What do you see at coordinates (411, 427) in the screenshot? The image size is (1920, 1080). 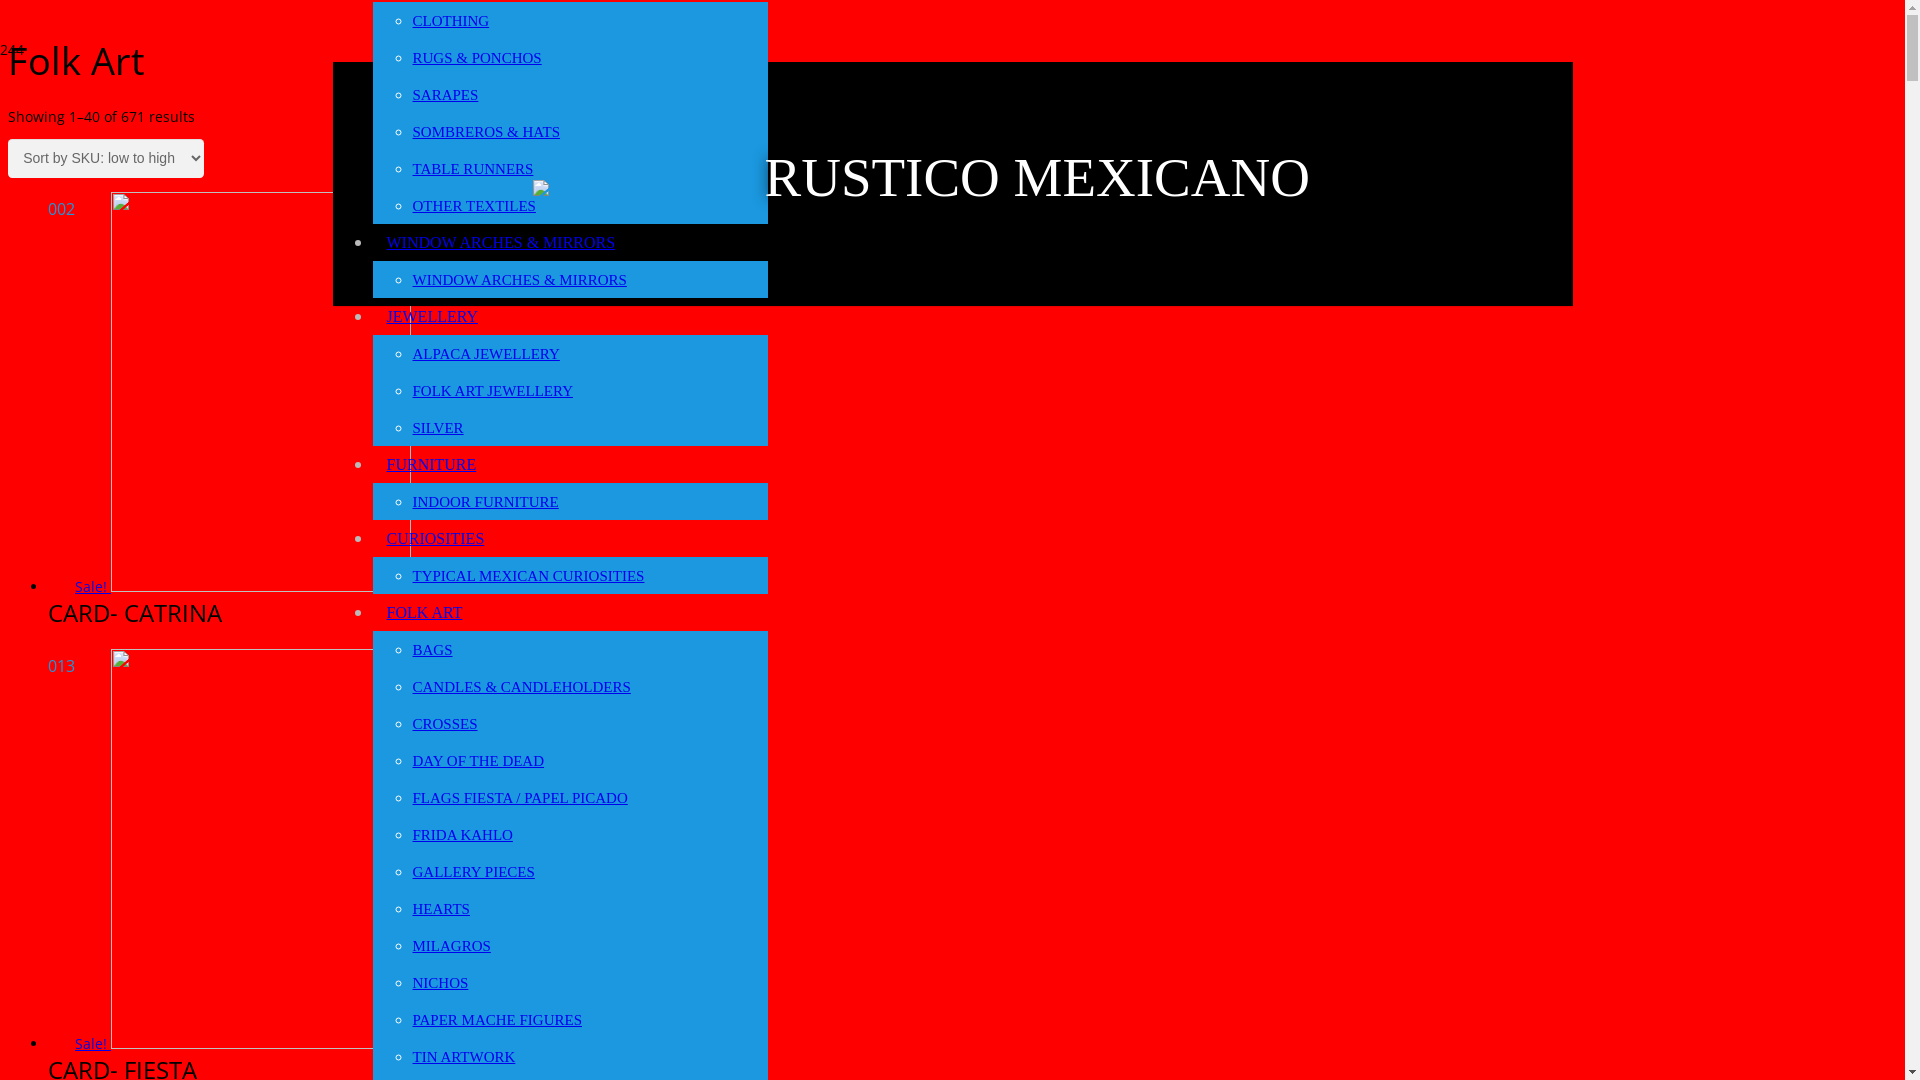 I see `'SILVER'` at bounding box center [411, 427].